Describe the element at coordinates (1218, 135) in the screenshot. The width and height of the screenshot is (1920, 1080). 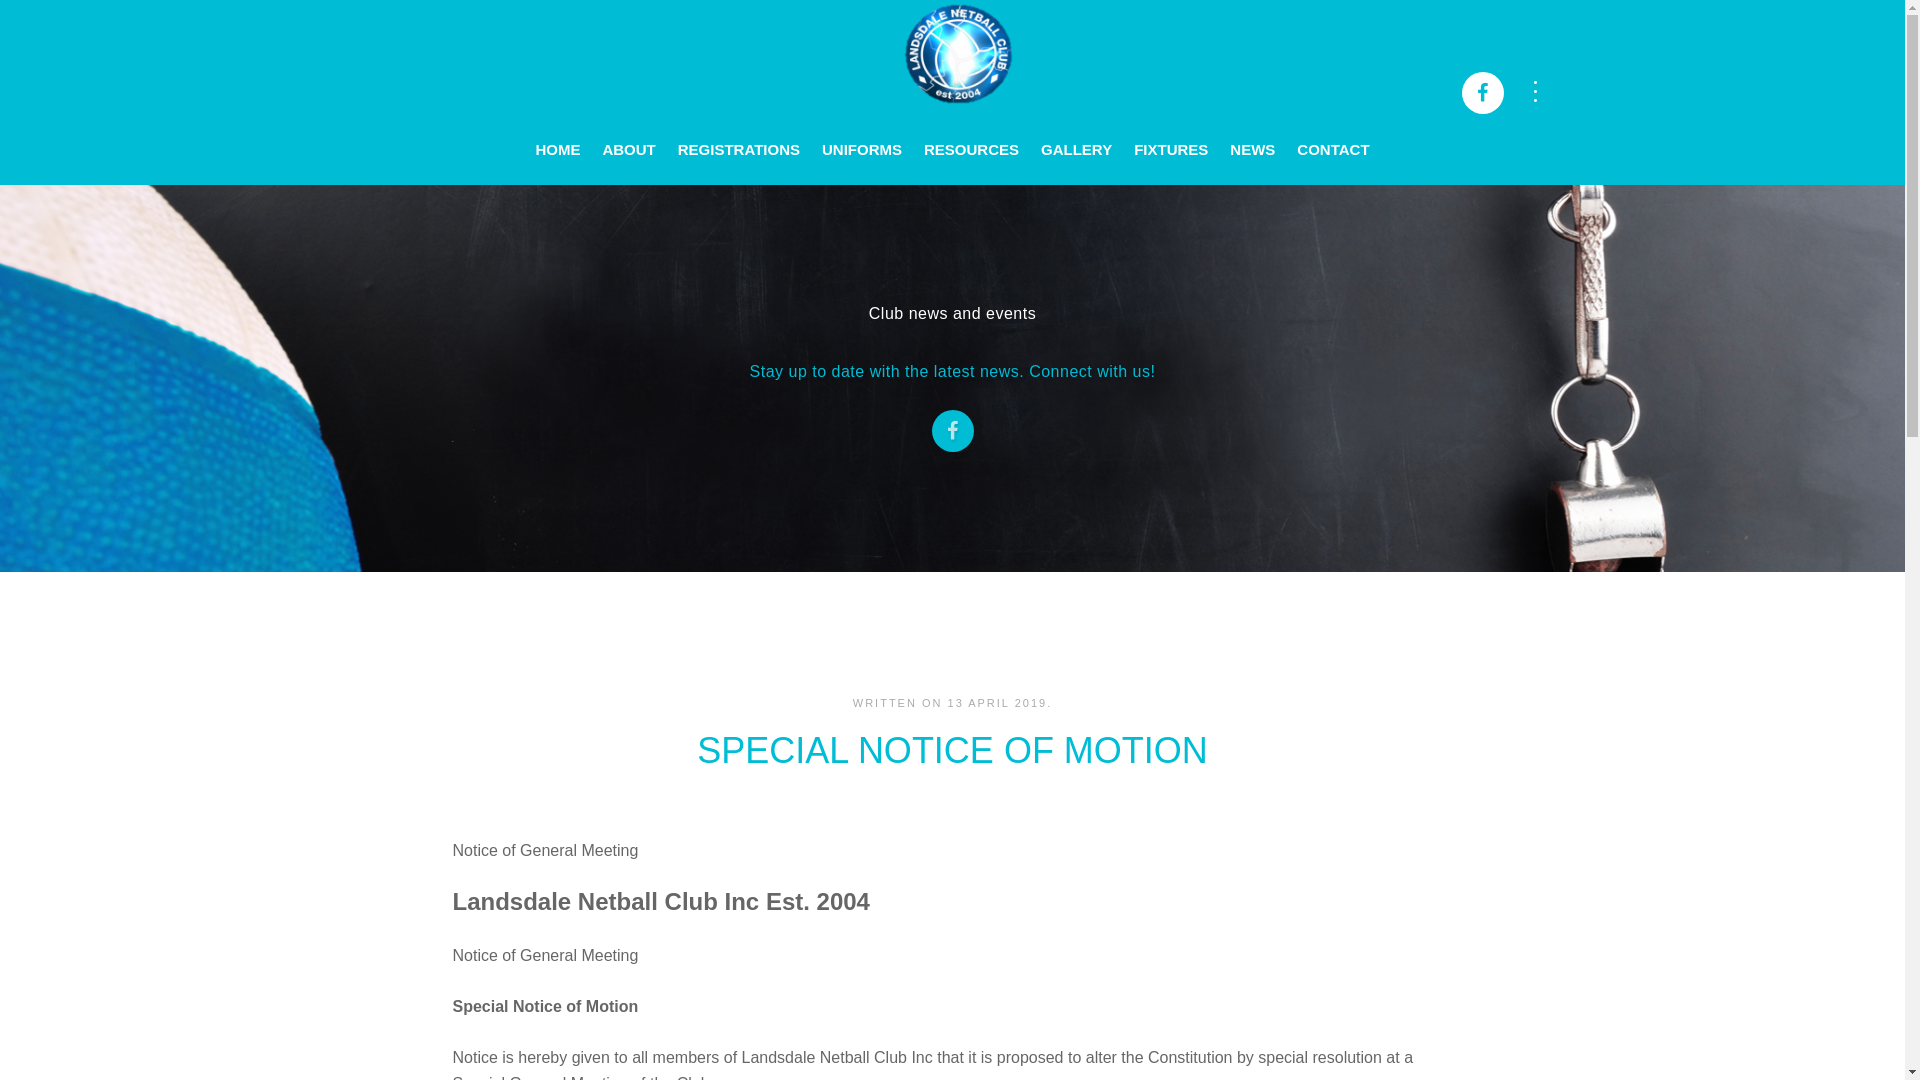
I see `'NEWS'` at that location.